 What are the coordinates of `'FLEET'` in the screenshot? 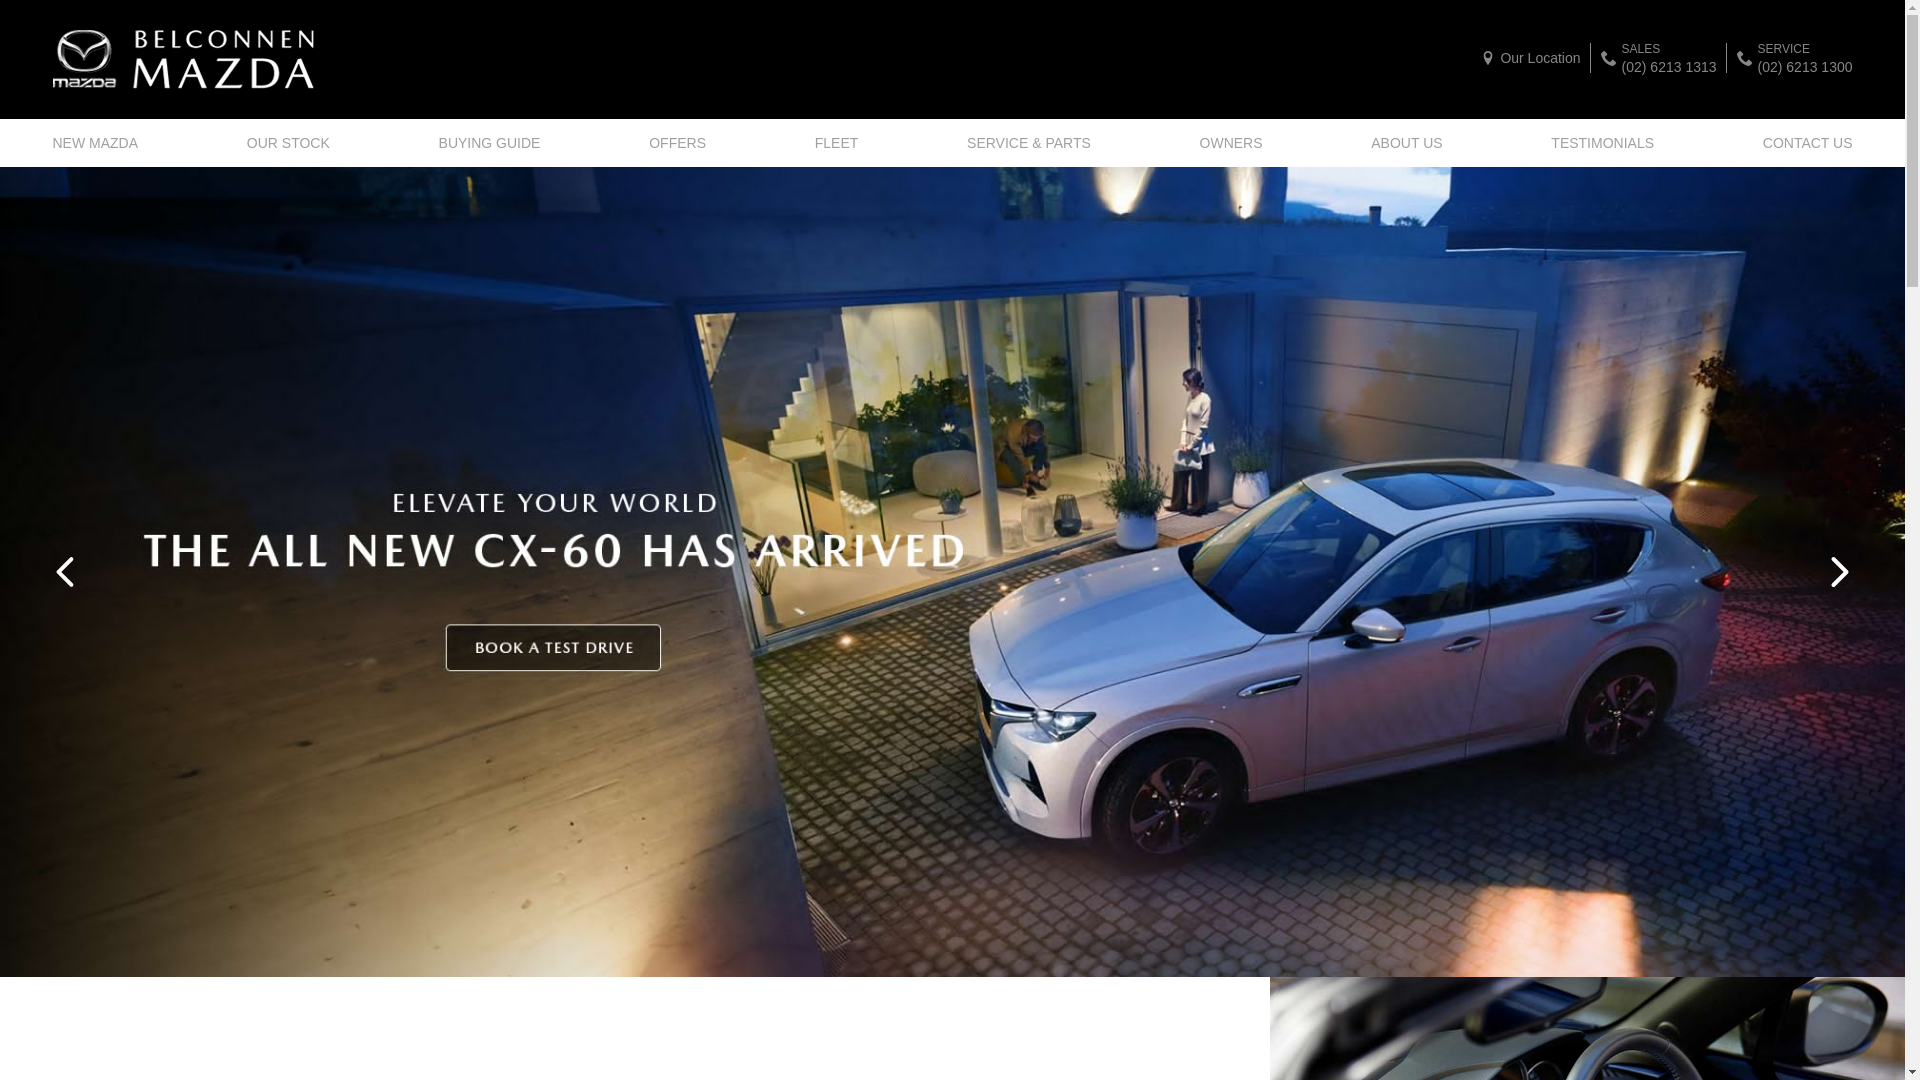 It's located at (836, 141).